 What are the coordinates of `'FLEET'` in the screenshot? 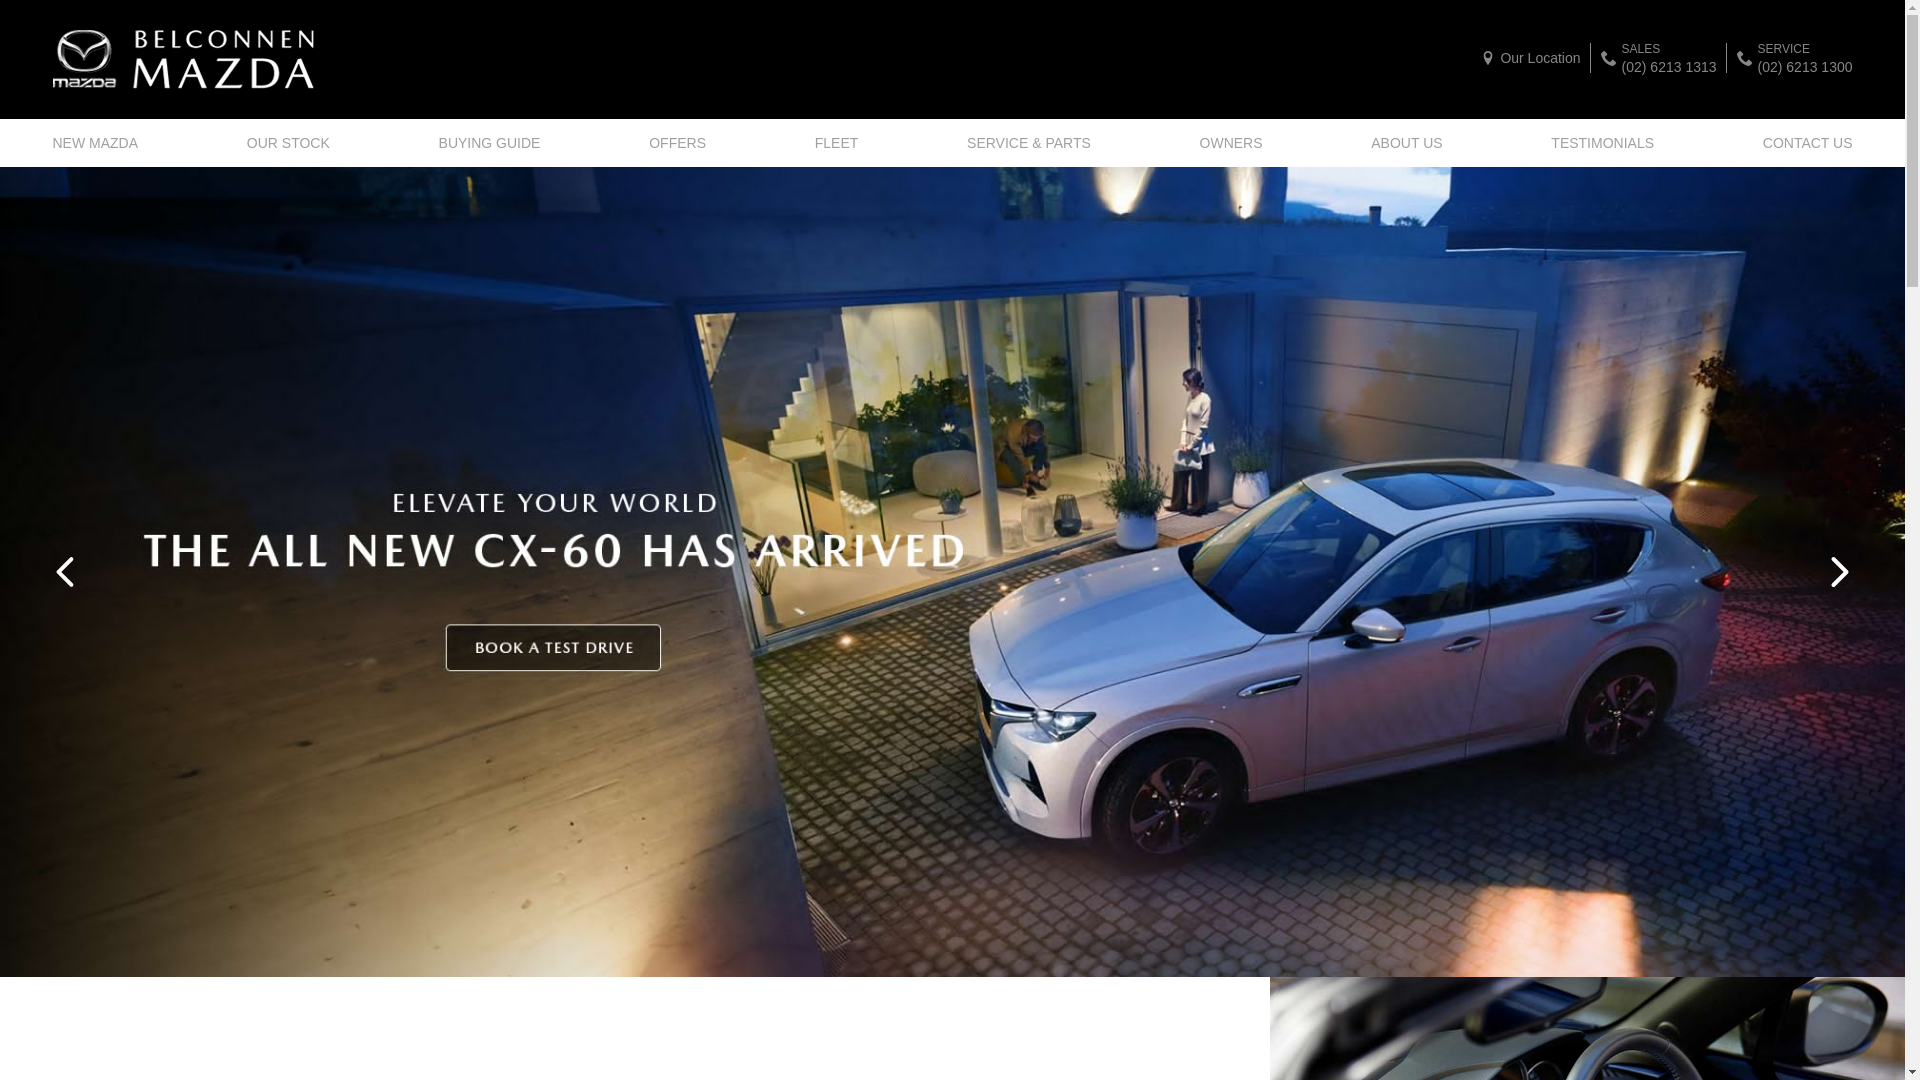 It's located at (836, 141).